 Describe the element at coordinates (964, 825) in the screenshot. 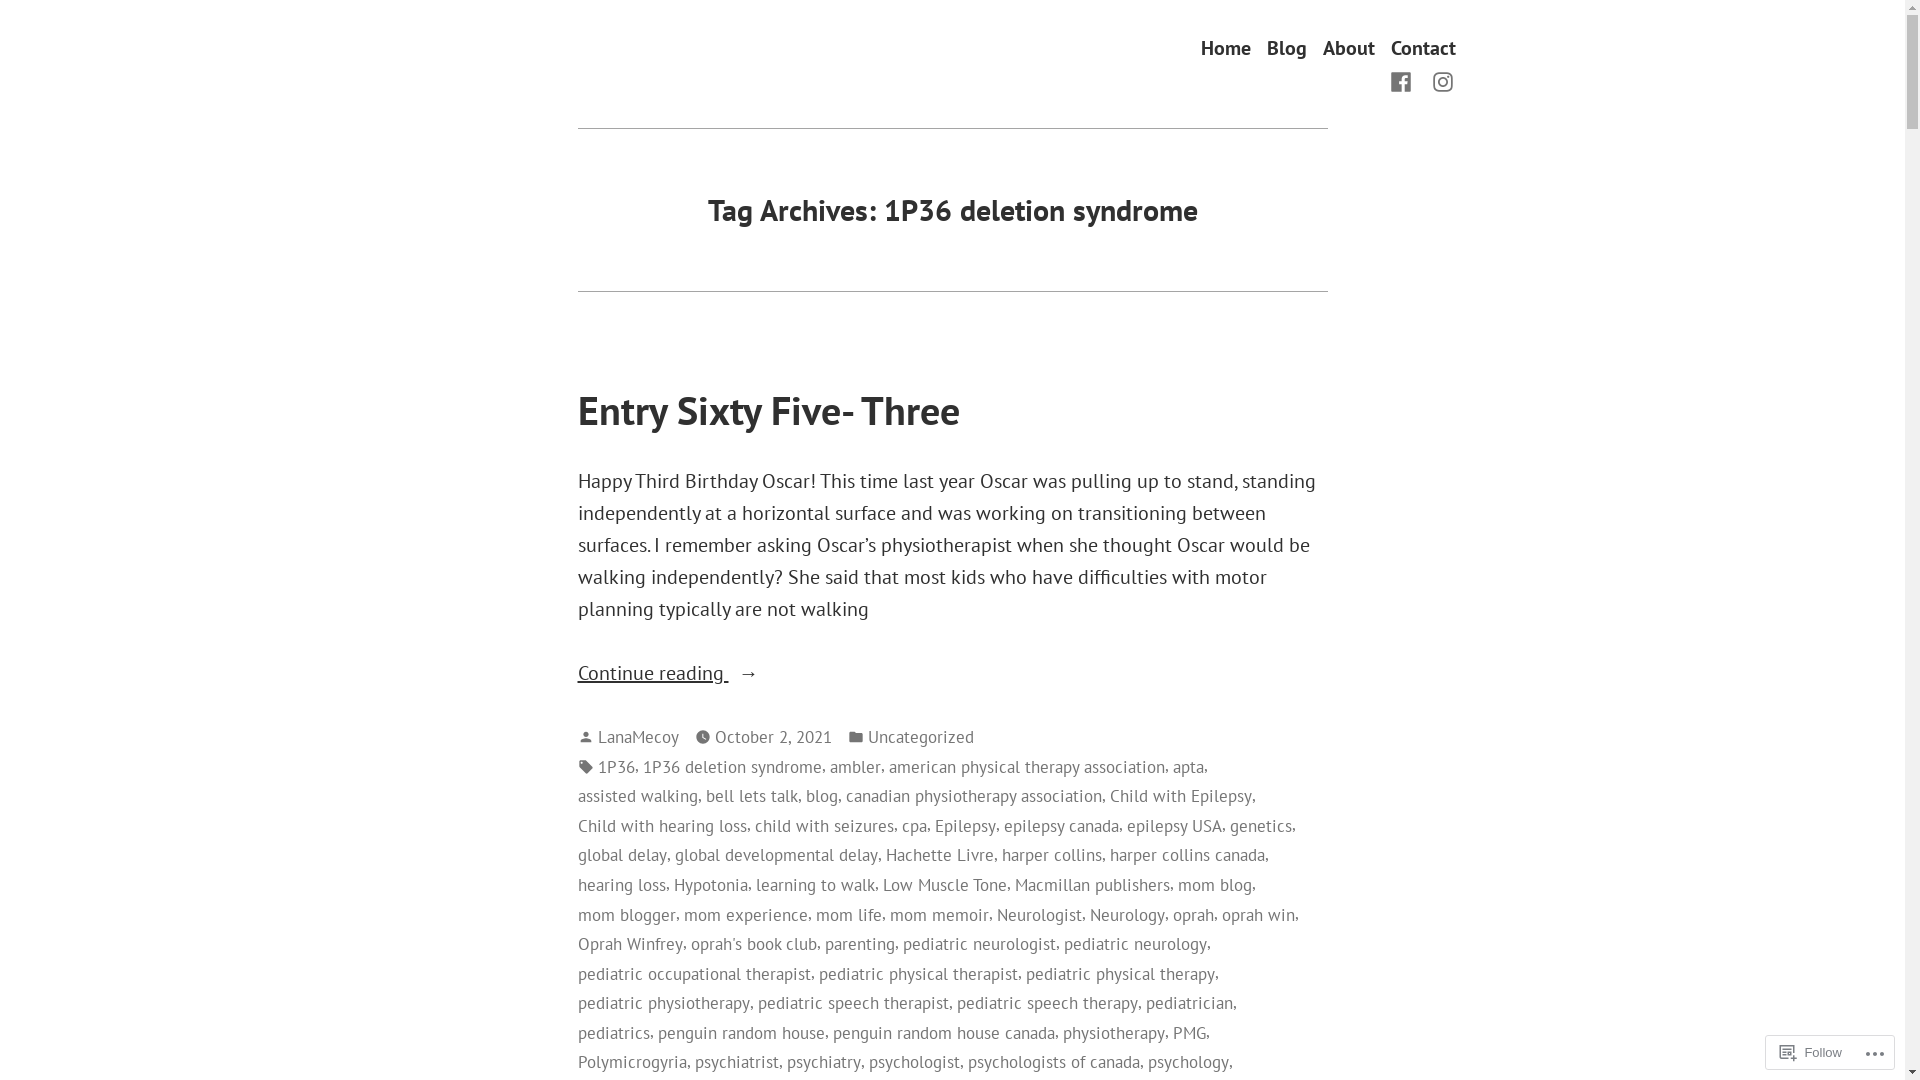

I see `'Epilepsy'` at that location.